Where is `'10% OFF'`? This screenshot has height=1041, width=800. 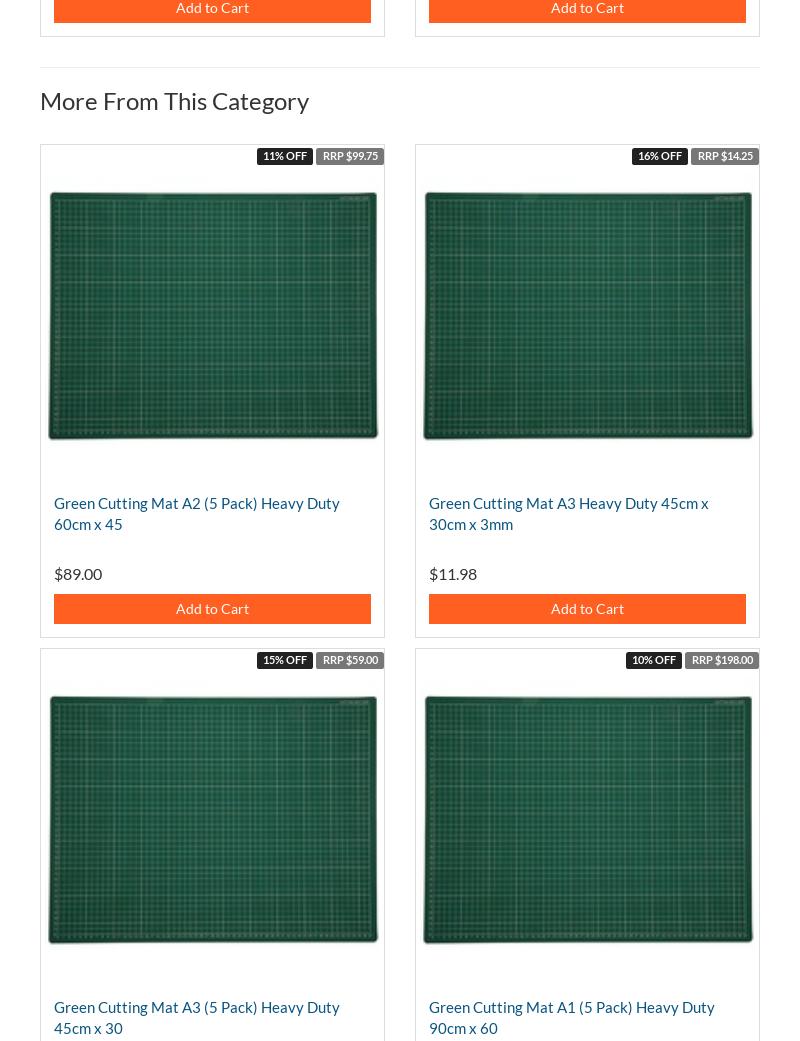 '10% OFF' is located at coordinates (653, 658).